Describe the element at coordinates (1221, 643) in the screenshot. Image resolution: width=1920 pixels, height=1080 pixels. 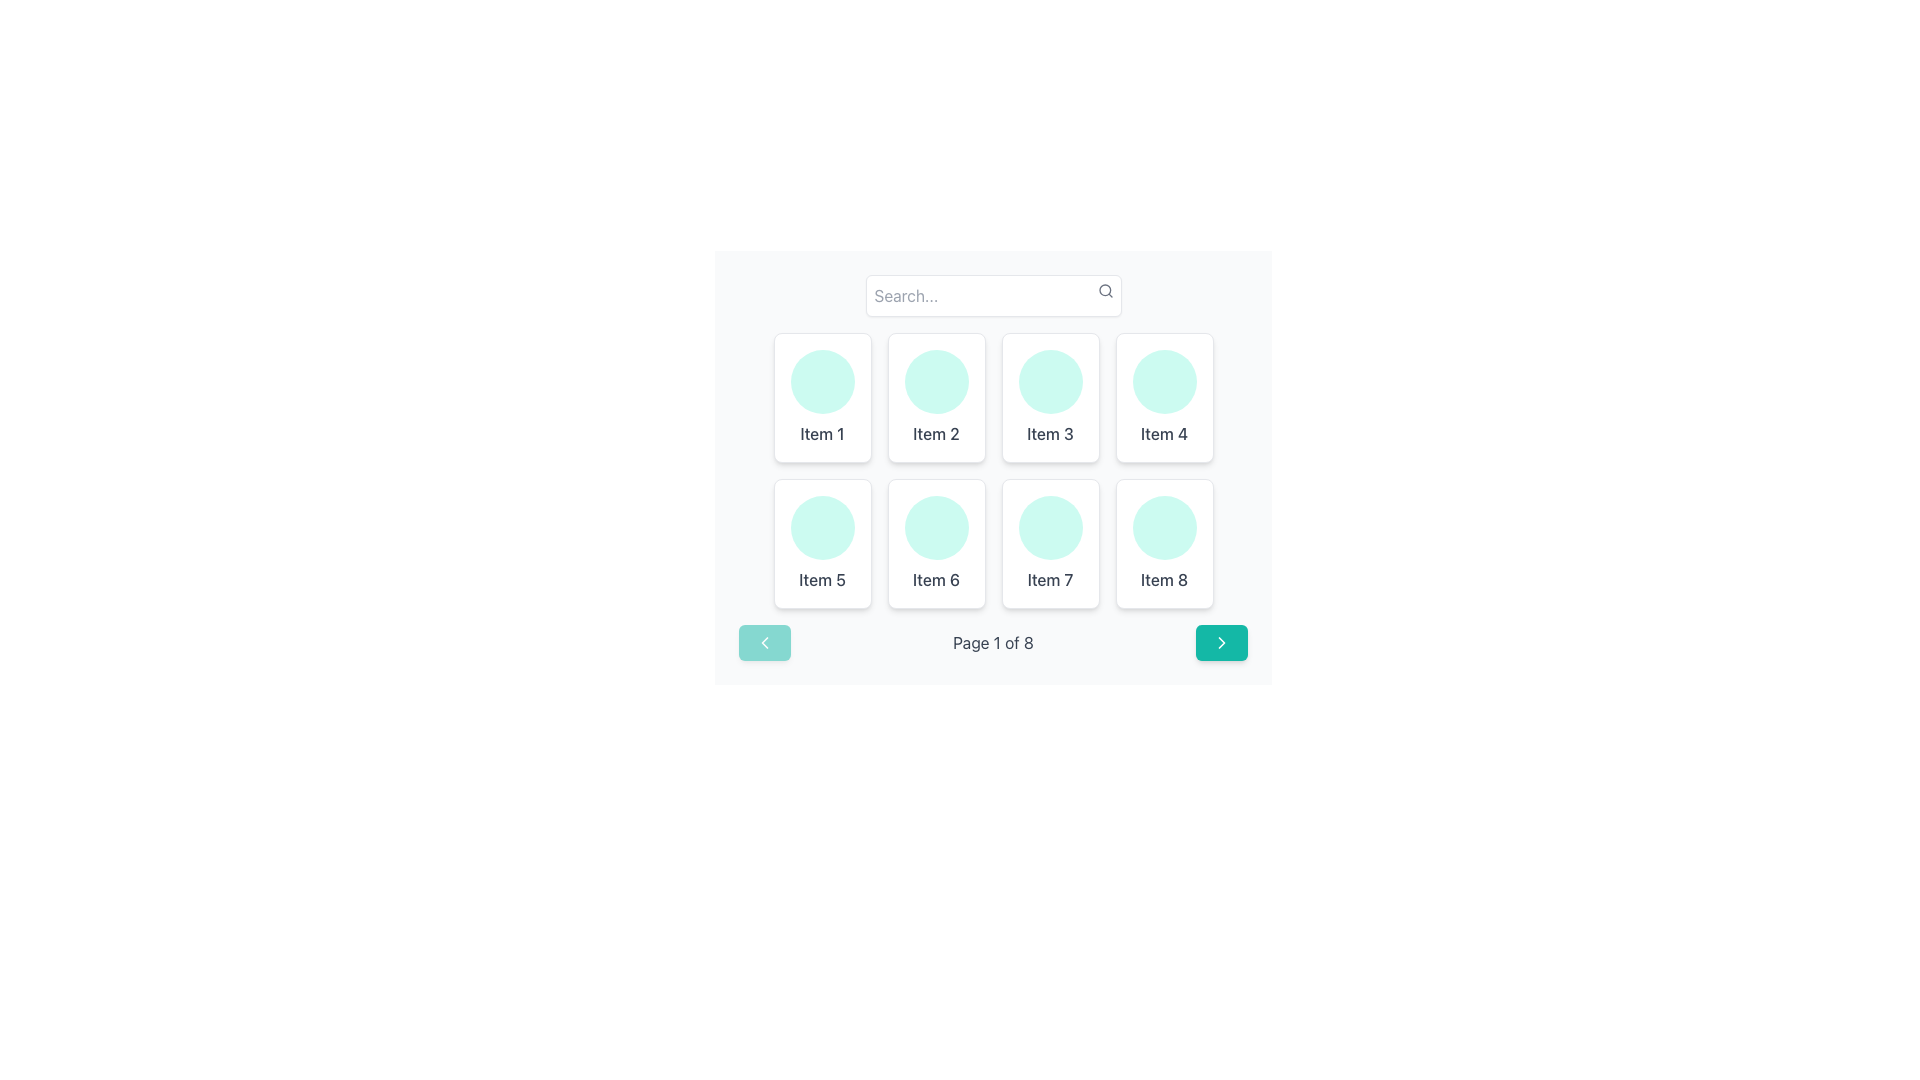
I see `the right-pointing chevron arrow icon located within the teal navigational button at the bottom right corner of the interface` at that location.